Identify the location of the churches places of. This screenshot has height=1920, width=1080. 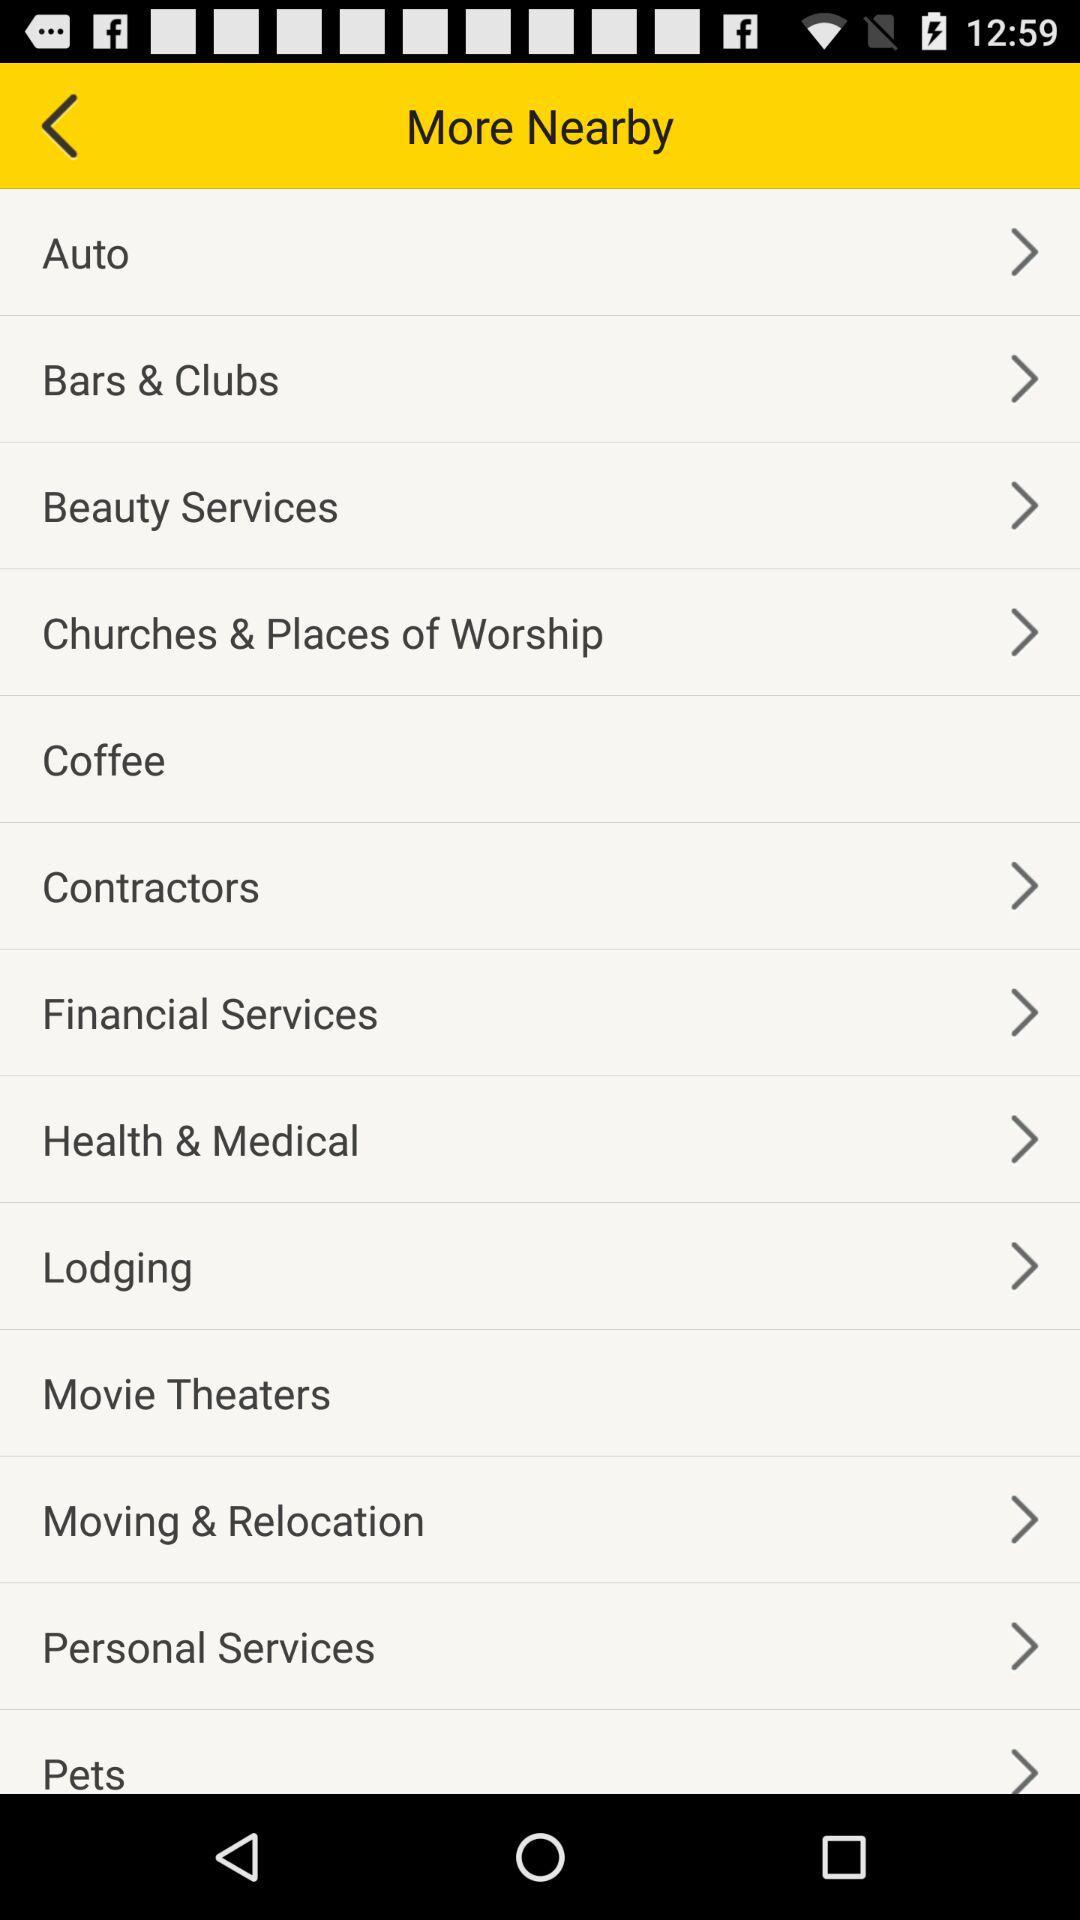
(321, 631).